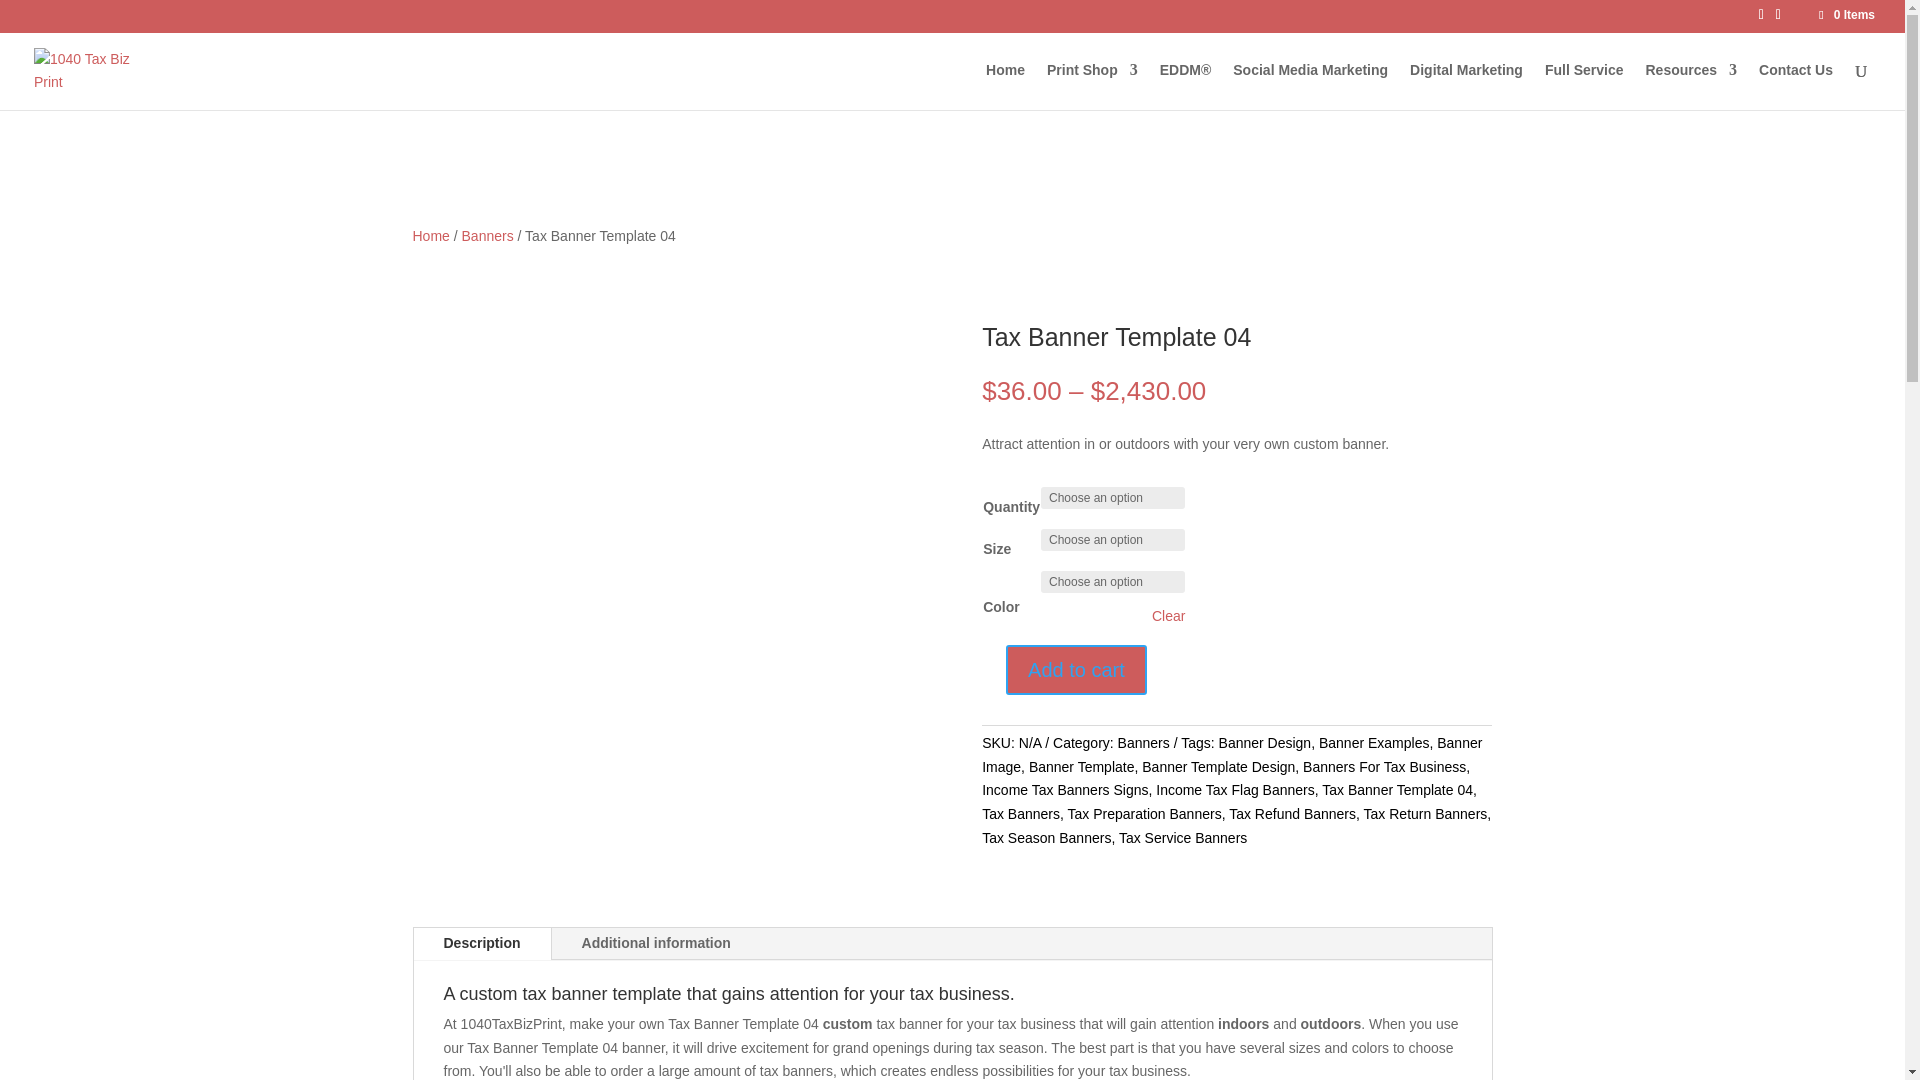  What do you see at coordinates (1143, 743) in the screenshot?
I see `'Banners'` at bounding box center [1143, 743].